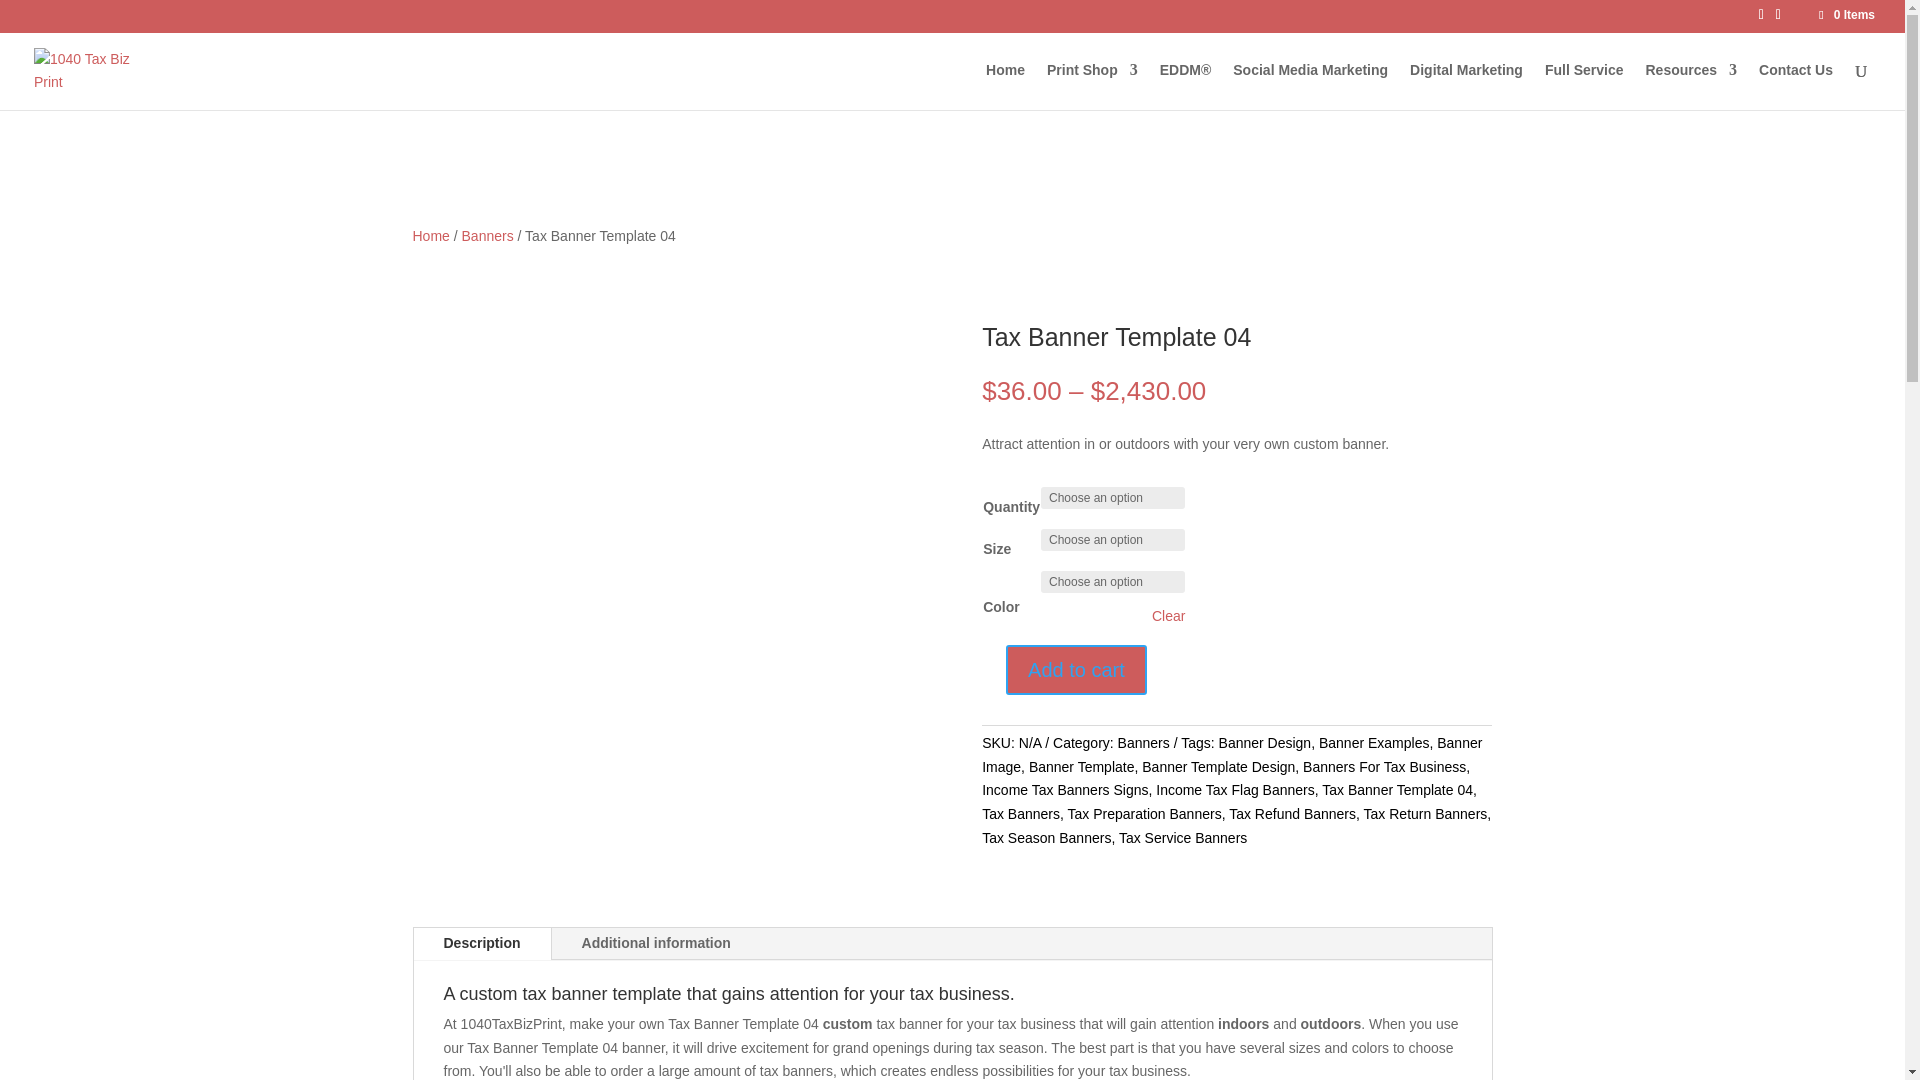  What do you see at coordinates (1143, 743) in the screenshot?
I see `'Banners'` at bounding box center [1143, 743].